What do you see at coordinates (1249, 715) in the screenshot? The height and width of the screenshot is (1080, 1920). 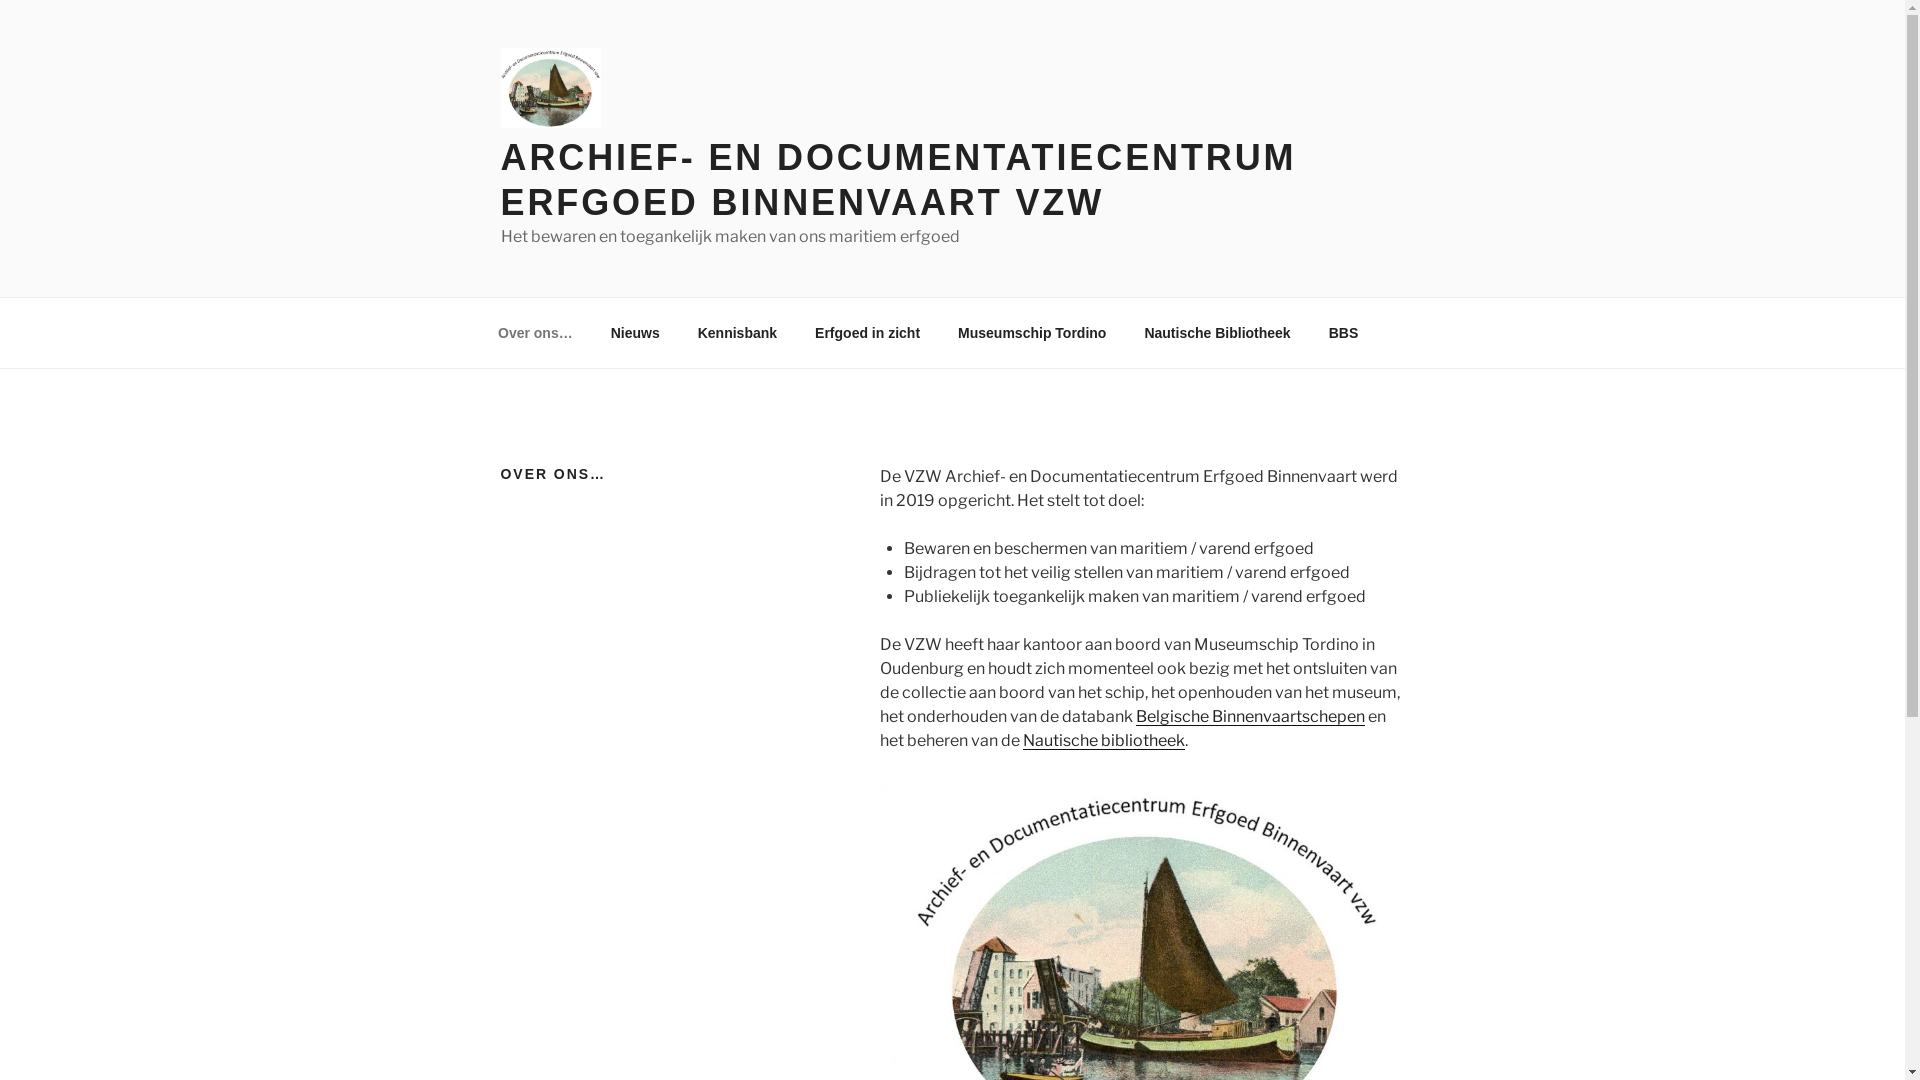 I see `'Belgische Binnenvaartschepen'` at bounding box center [1249, 715].